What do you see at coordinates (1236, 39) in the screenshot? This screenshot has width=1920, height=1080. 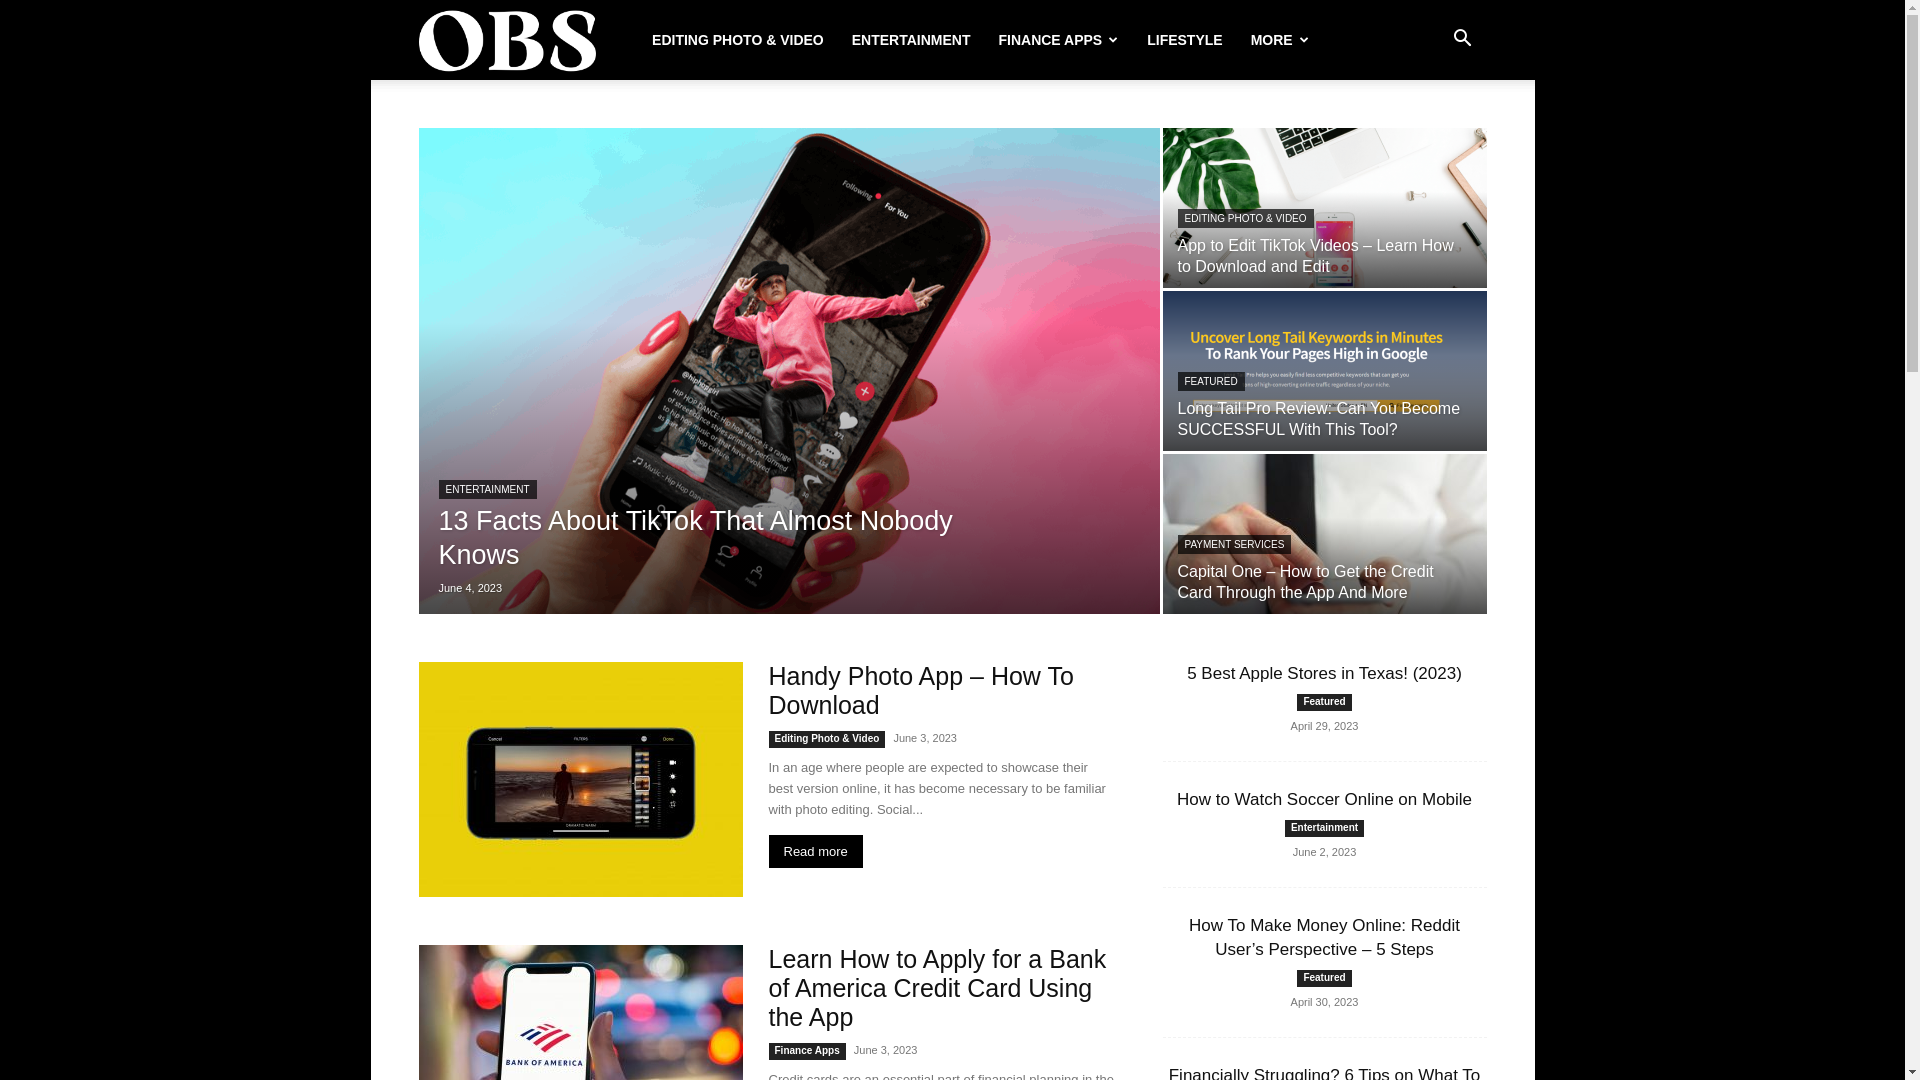 I see `'MORE'` at bounding box center [1236, 39].